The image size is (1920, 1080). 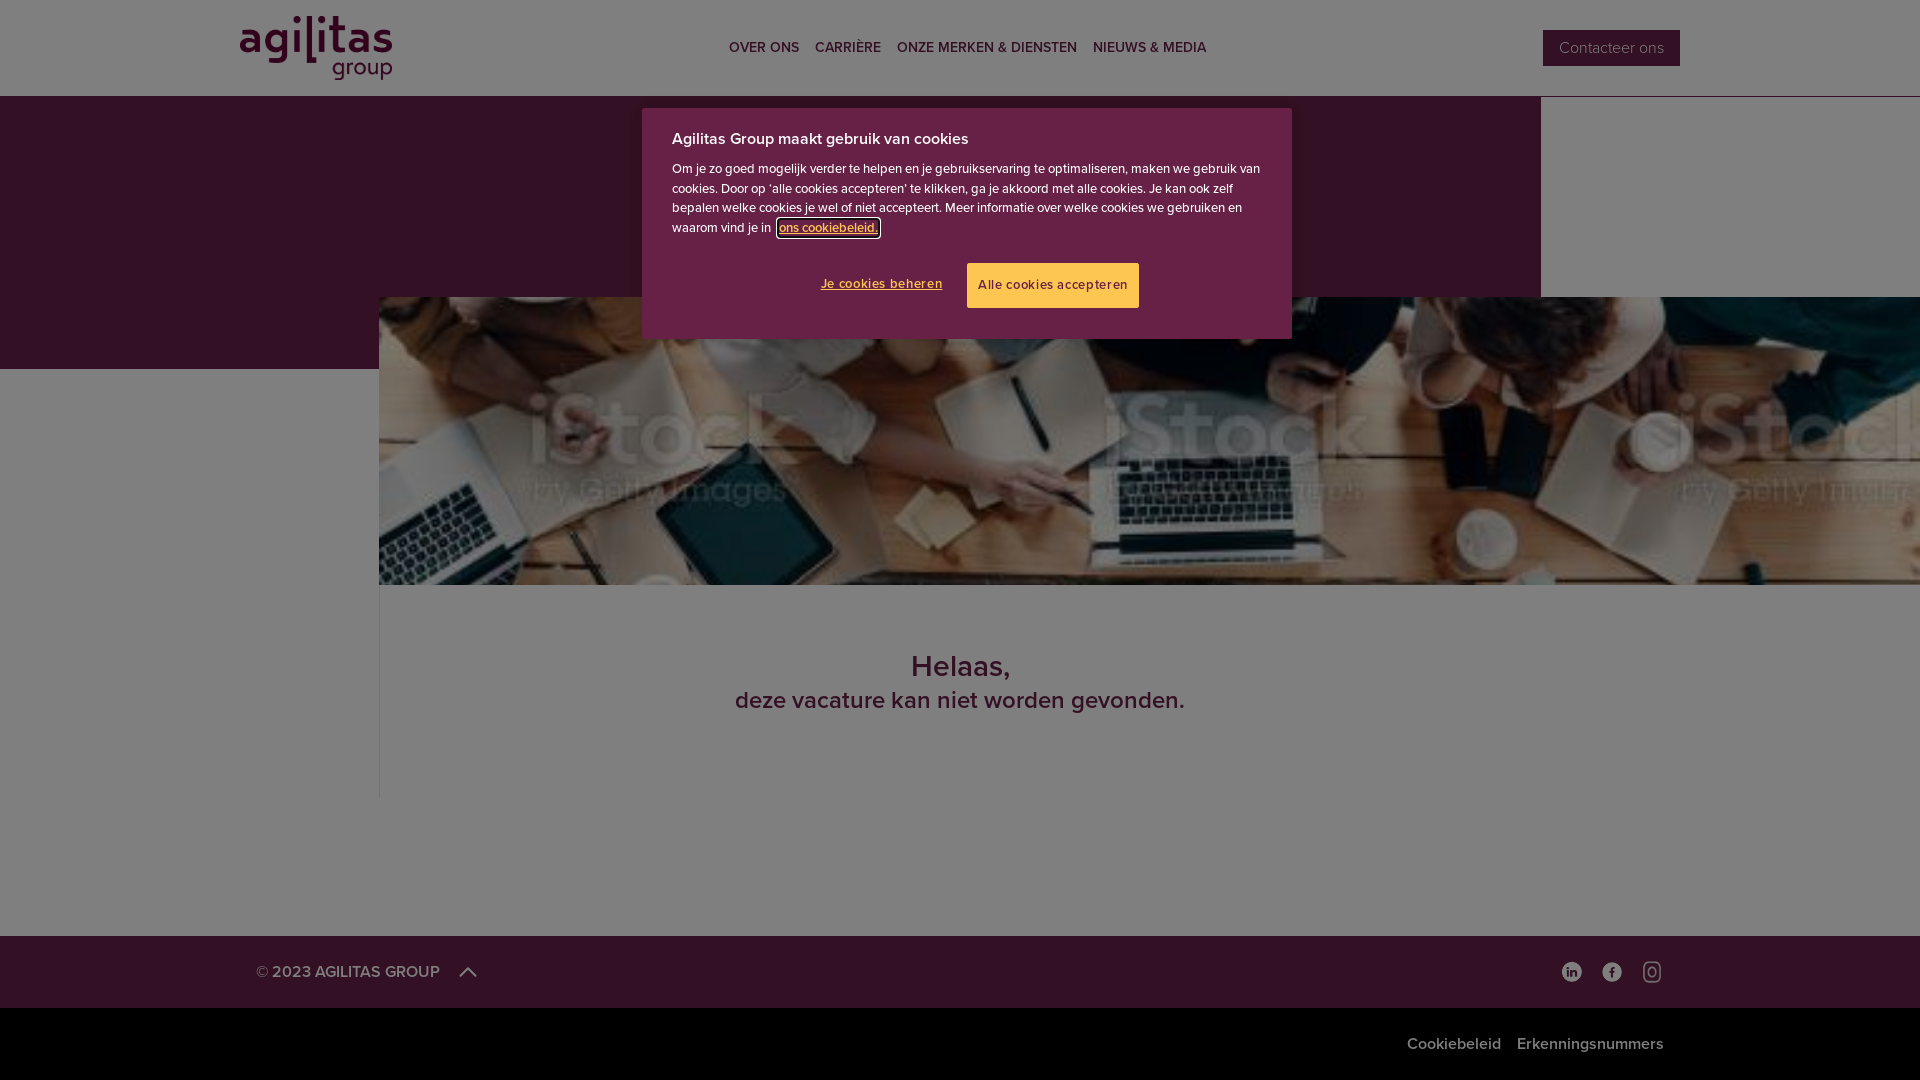 I want to click on 'ONZE MERKEN & DIENSTEN', so click(x=987, y=46).